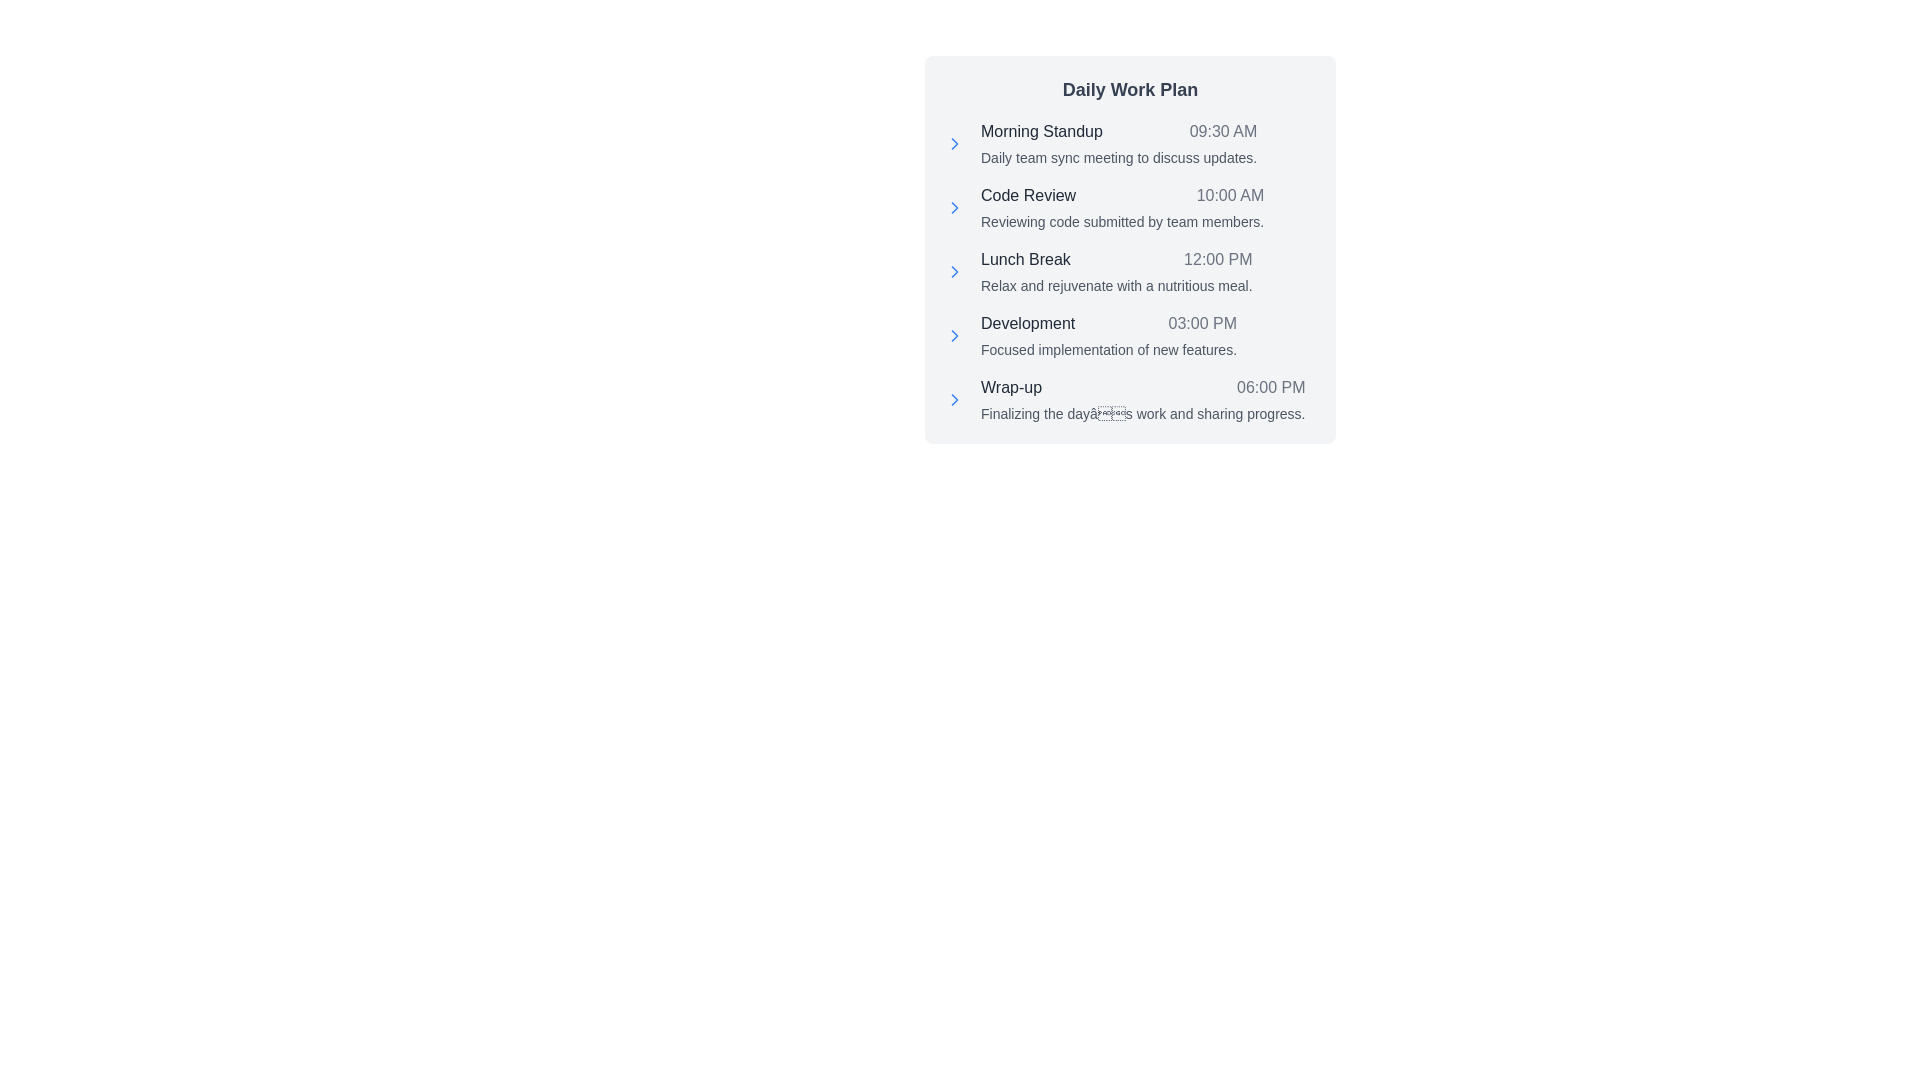 This screenshot has height=1080, width=1920. What do you see at coordinates (1118, 157) in the screenshot?
I see `the informational text about the 'Morning Standup' meeting that follows the title and time in the vertical list` at bounding box center [1118, 157].